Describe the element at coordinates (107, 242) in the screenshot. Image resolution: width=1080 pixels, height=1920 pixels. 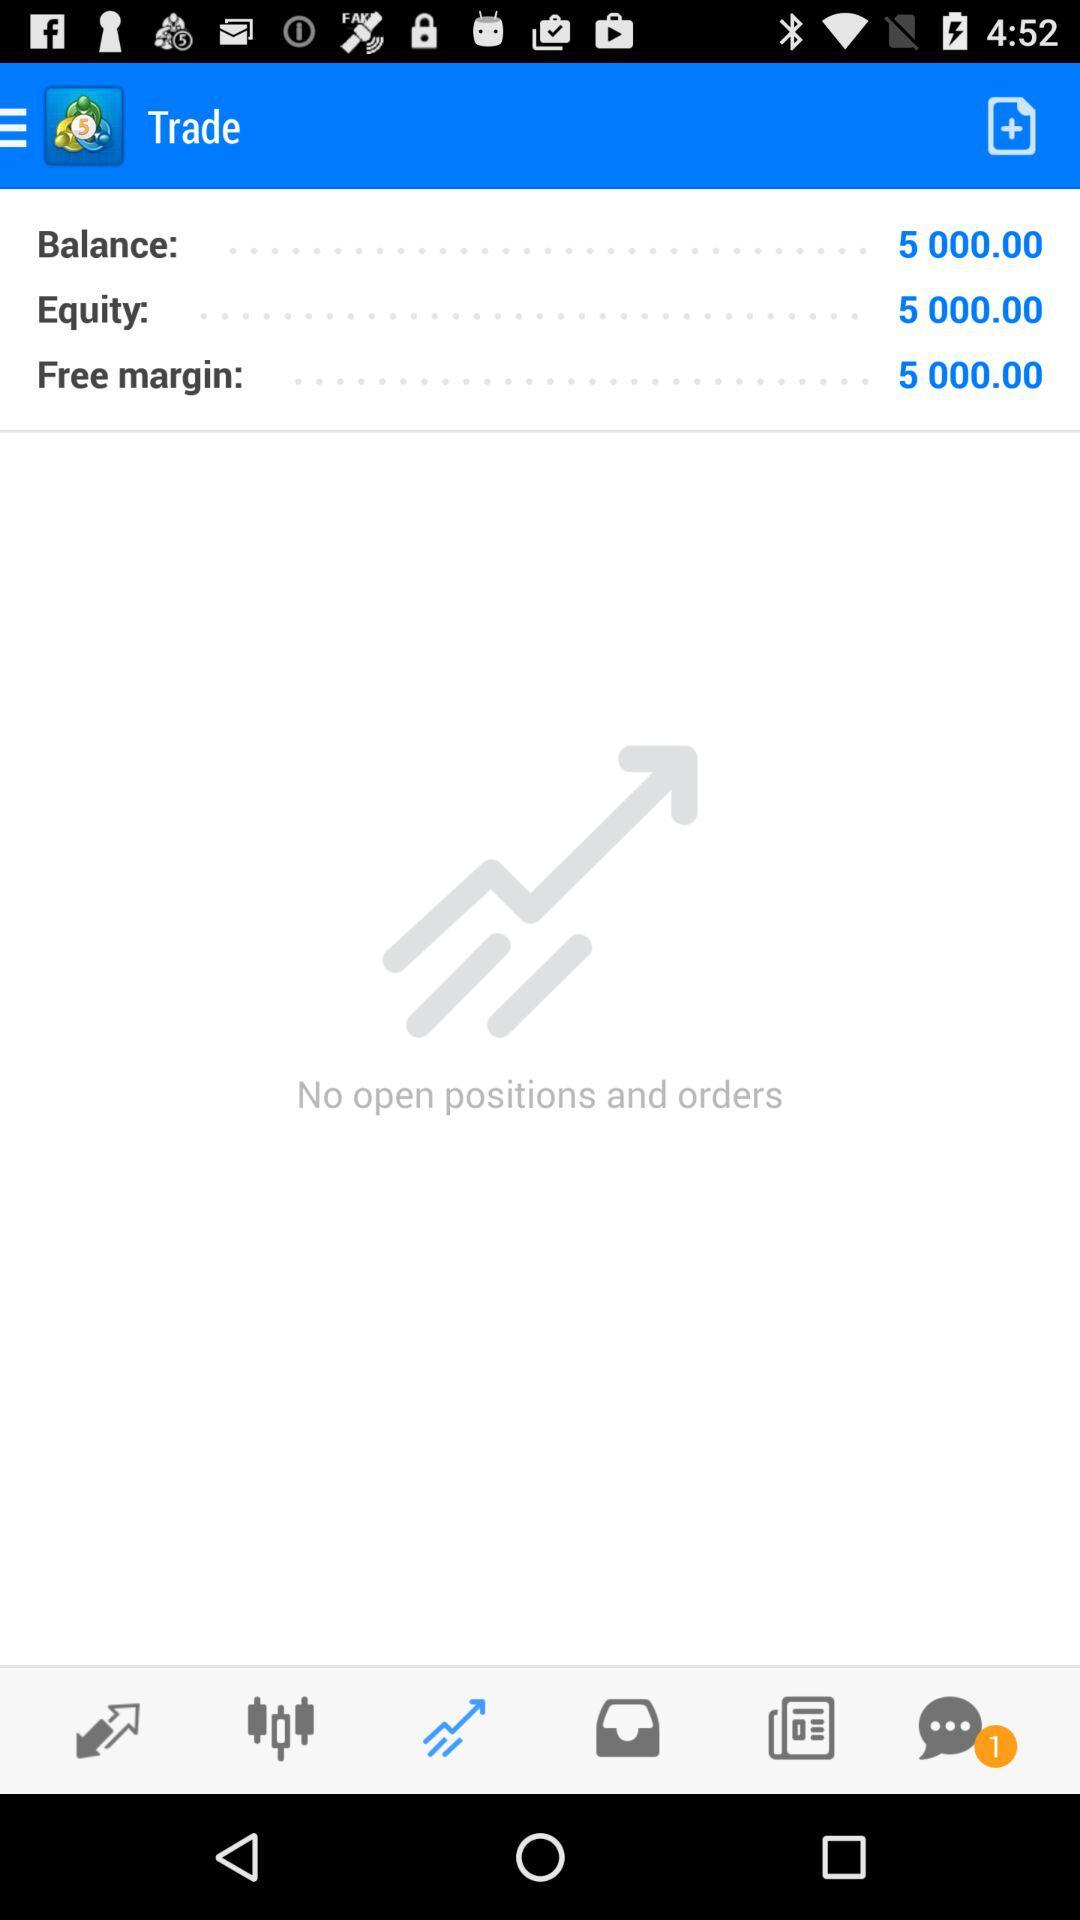
I see `item above equity: icon` at that location.